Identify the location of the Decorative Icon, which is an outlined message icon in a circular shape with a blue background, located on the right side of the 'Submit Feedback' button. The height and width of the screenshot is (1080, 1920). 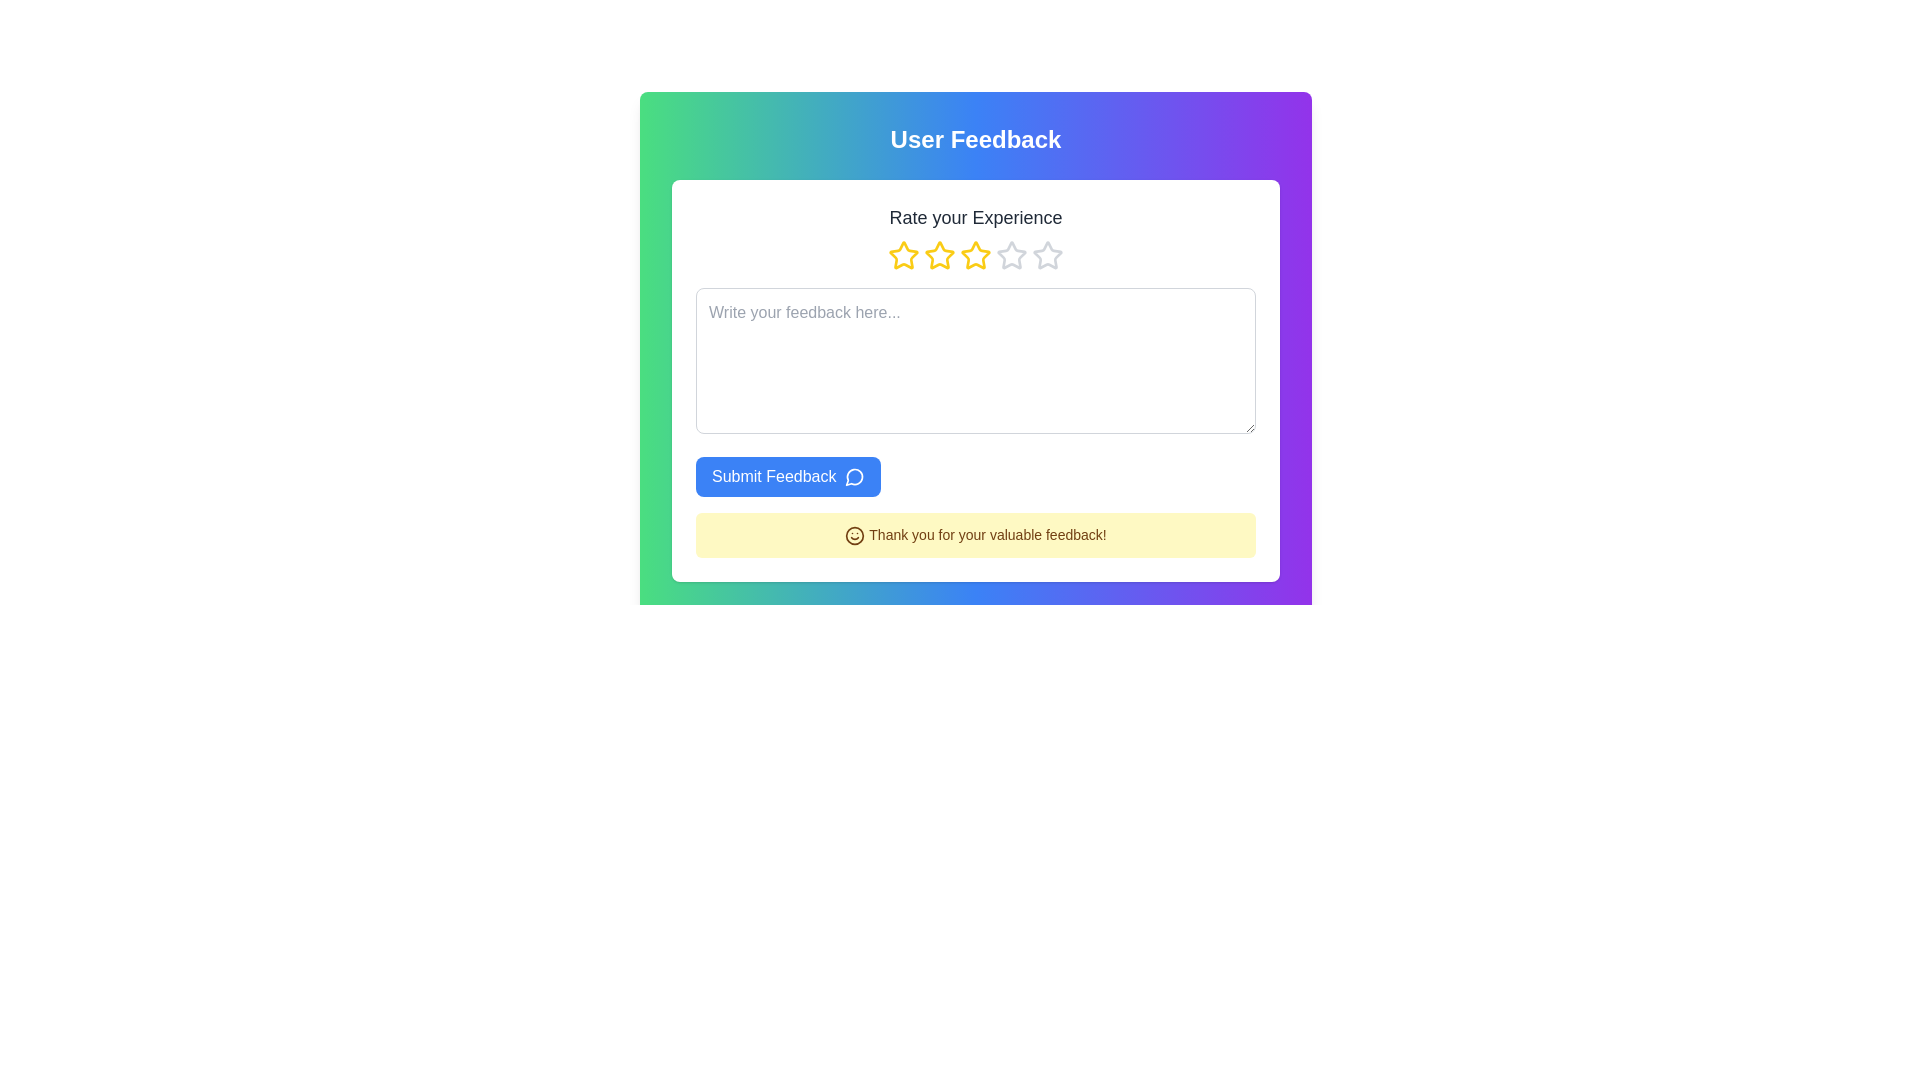
(854, 477).